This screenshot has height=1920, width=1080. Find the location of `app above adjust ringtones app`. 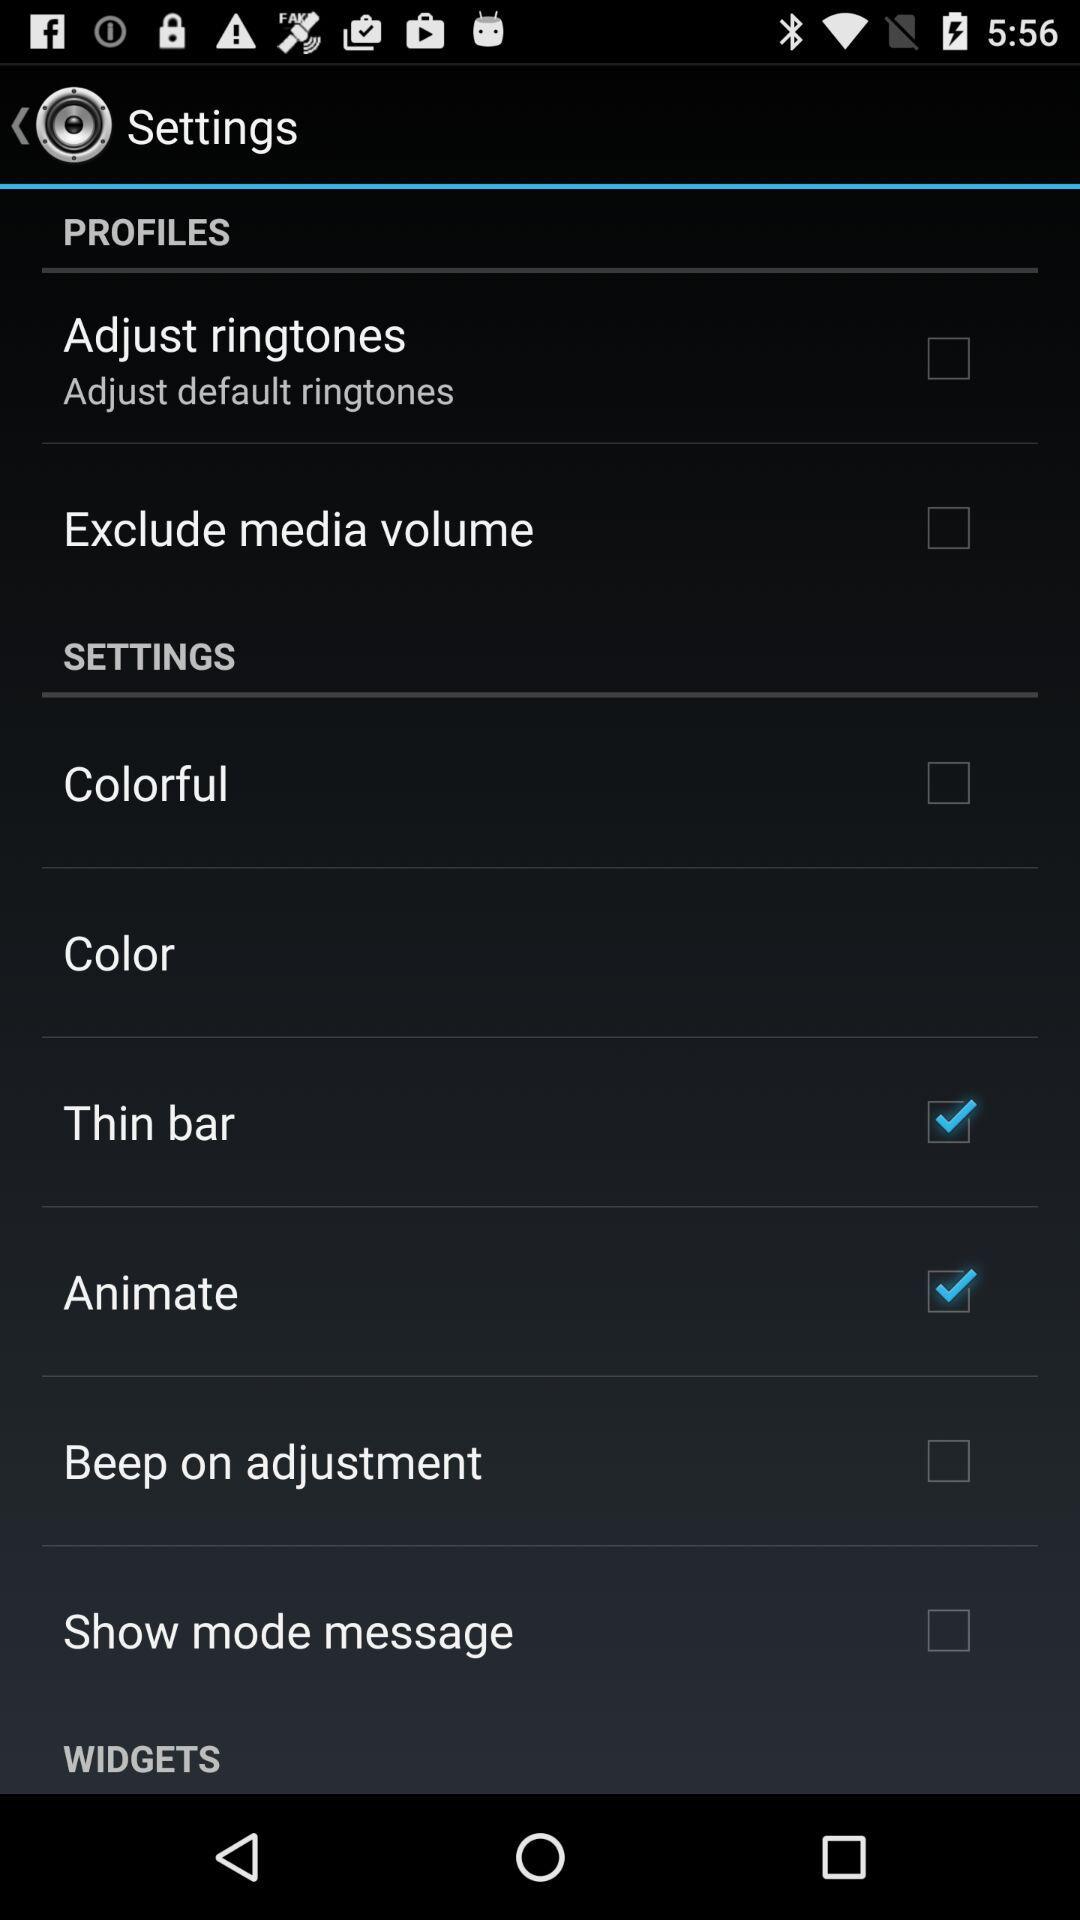

app above adjust ringtones app is located at coordinates (540, 230).